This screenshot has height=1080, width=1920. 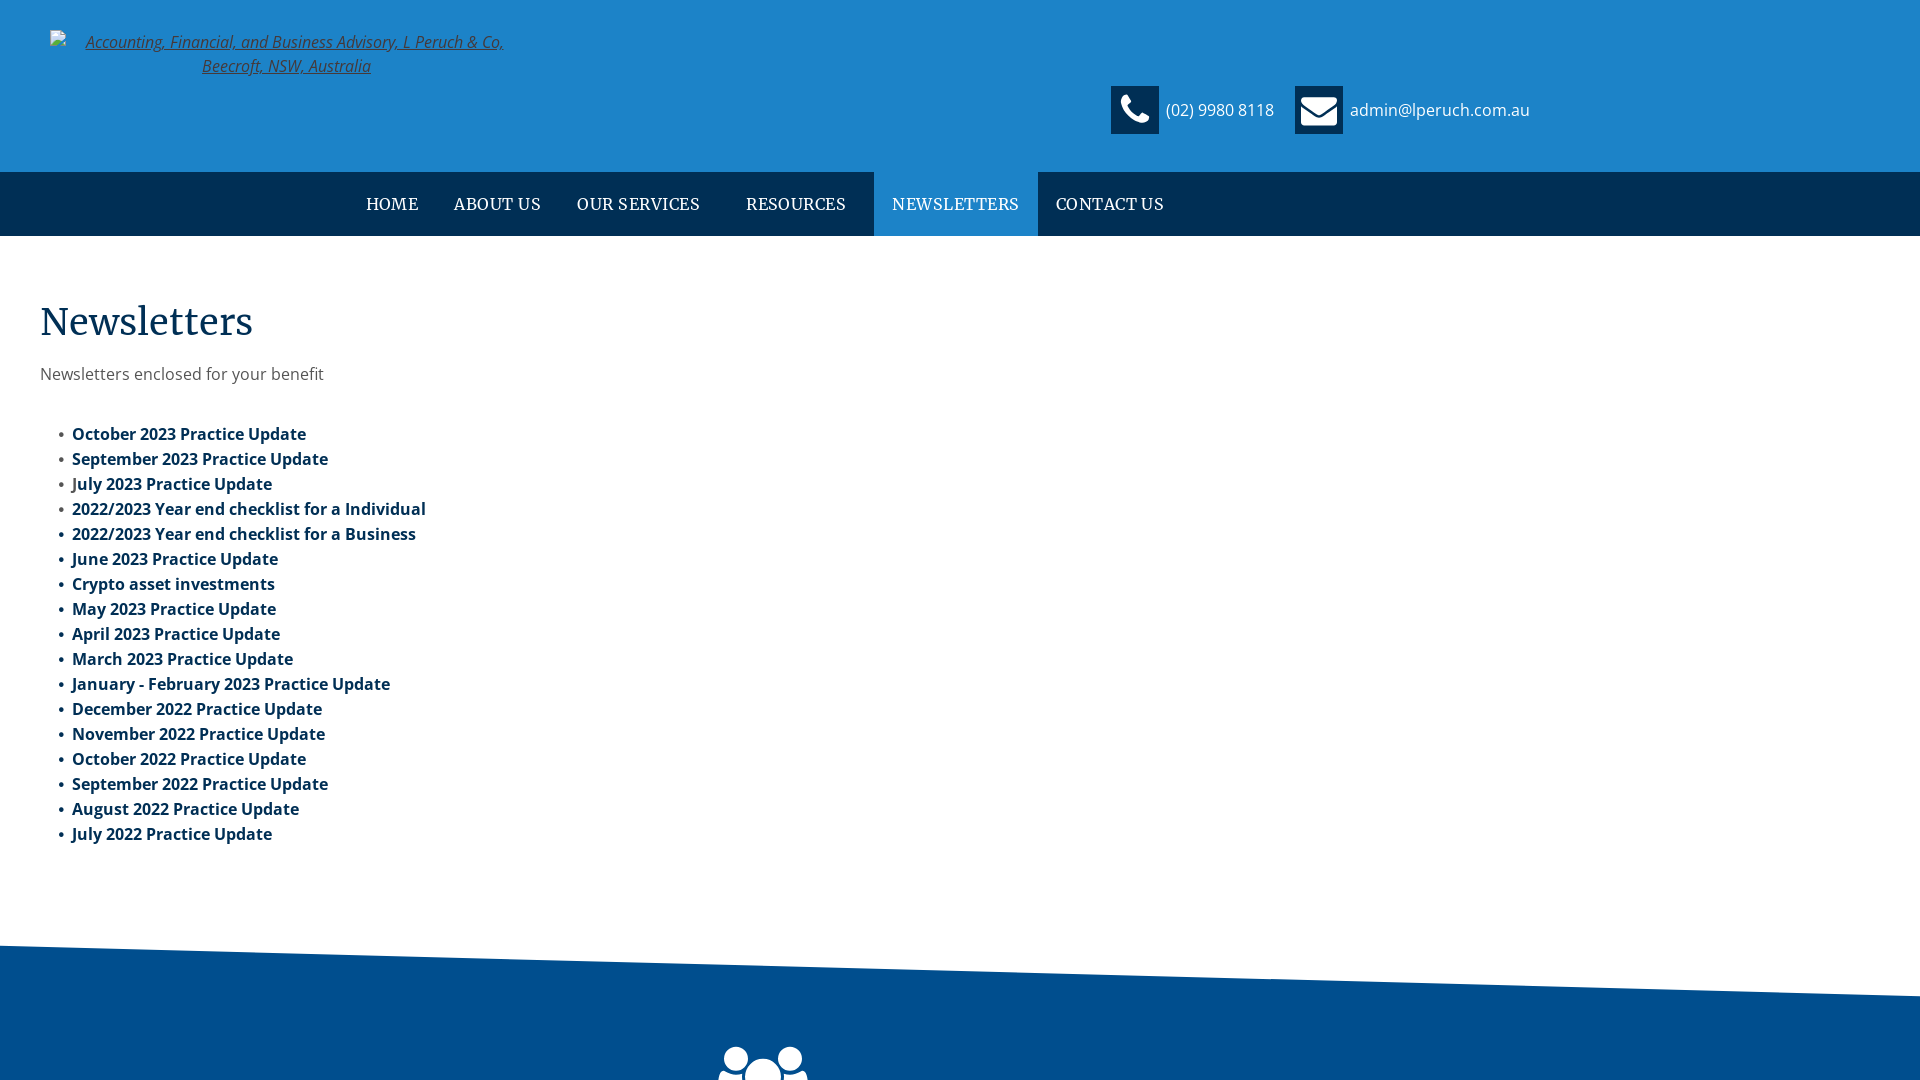 What do you see at coordinates (185, 808) in the screenshot?
I see `'August 2022 Practice Update'` at bounding box center [185, 808].